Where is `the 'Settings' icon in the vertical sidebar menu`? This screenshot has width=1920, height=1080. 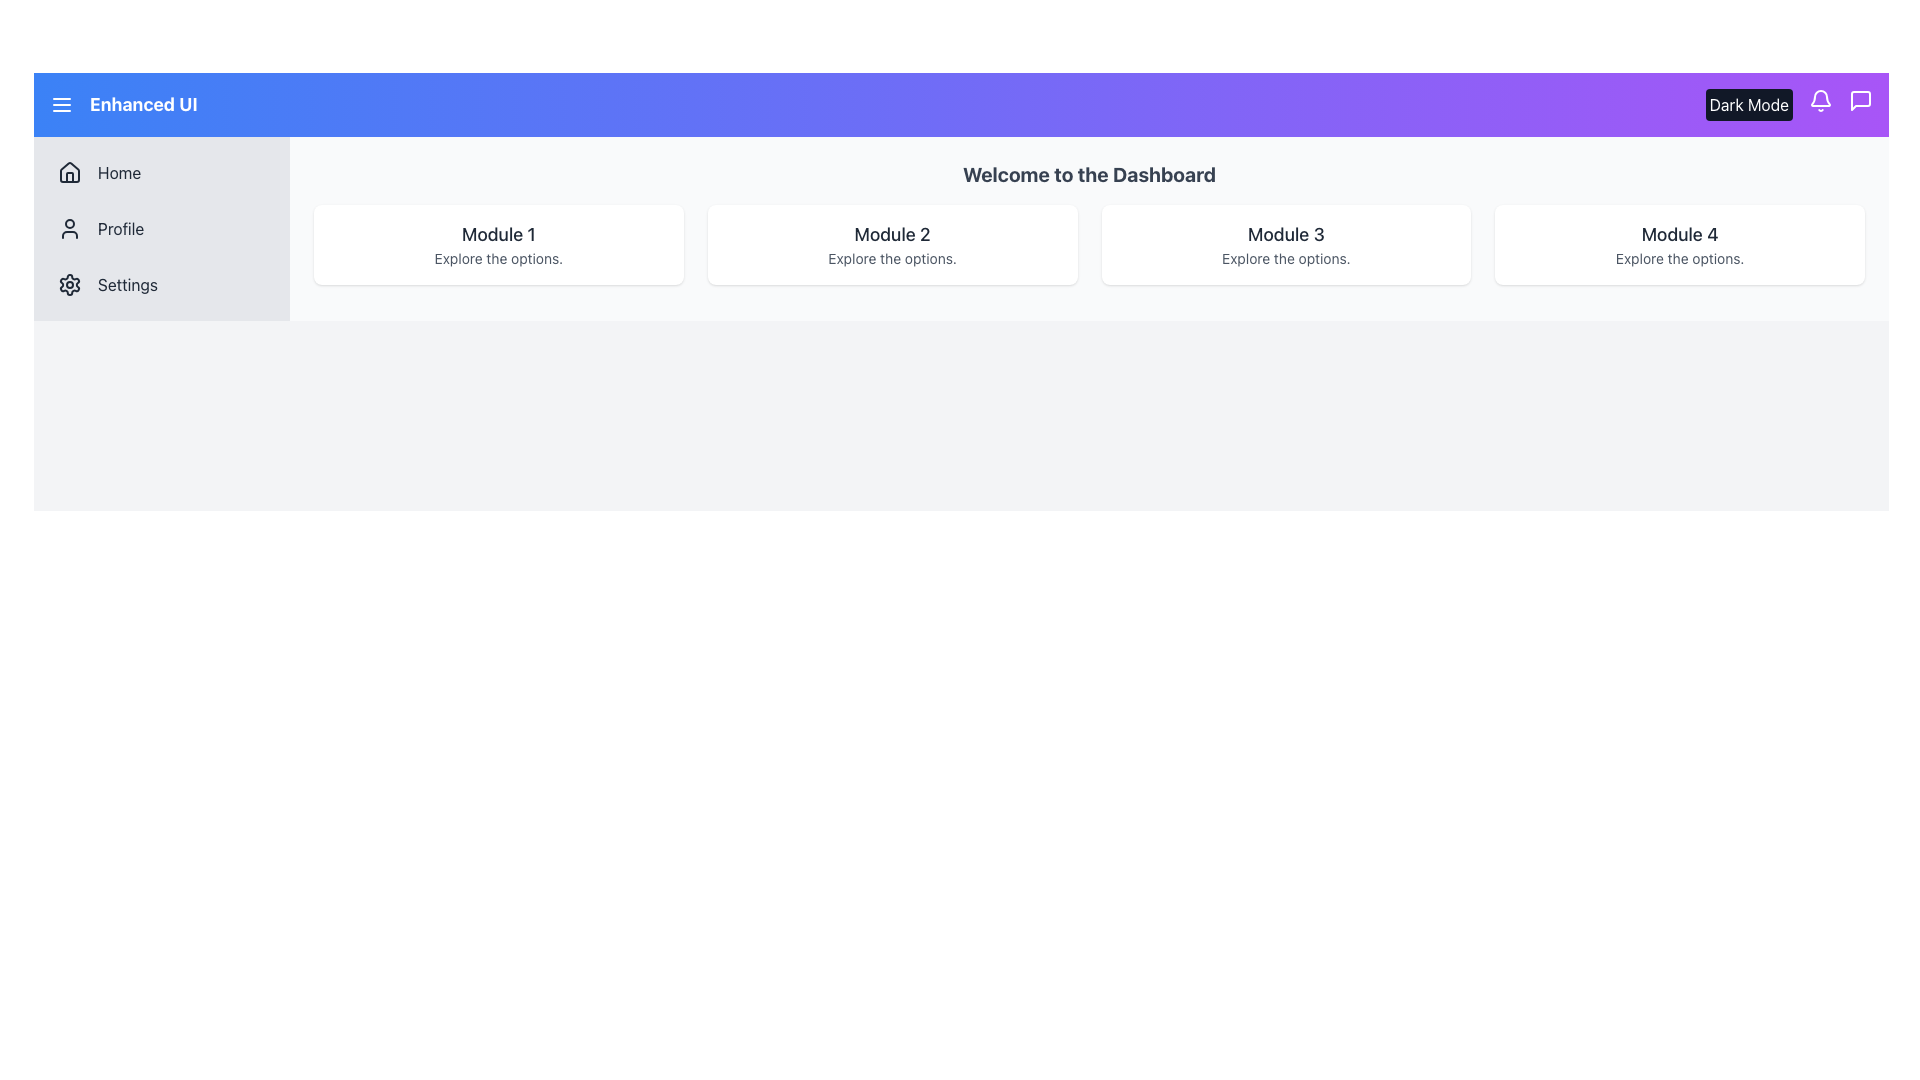
the 'Settings' icon in the vertical sidebar menu is located at coordinates (70, 285).